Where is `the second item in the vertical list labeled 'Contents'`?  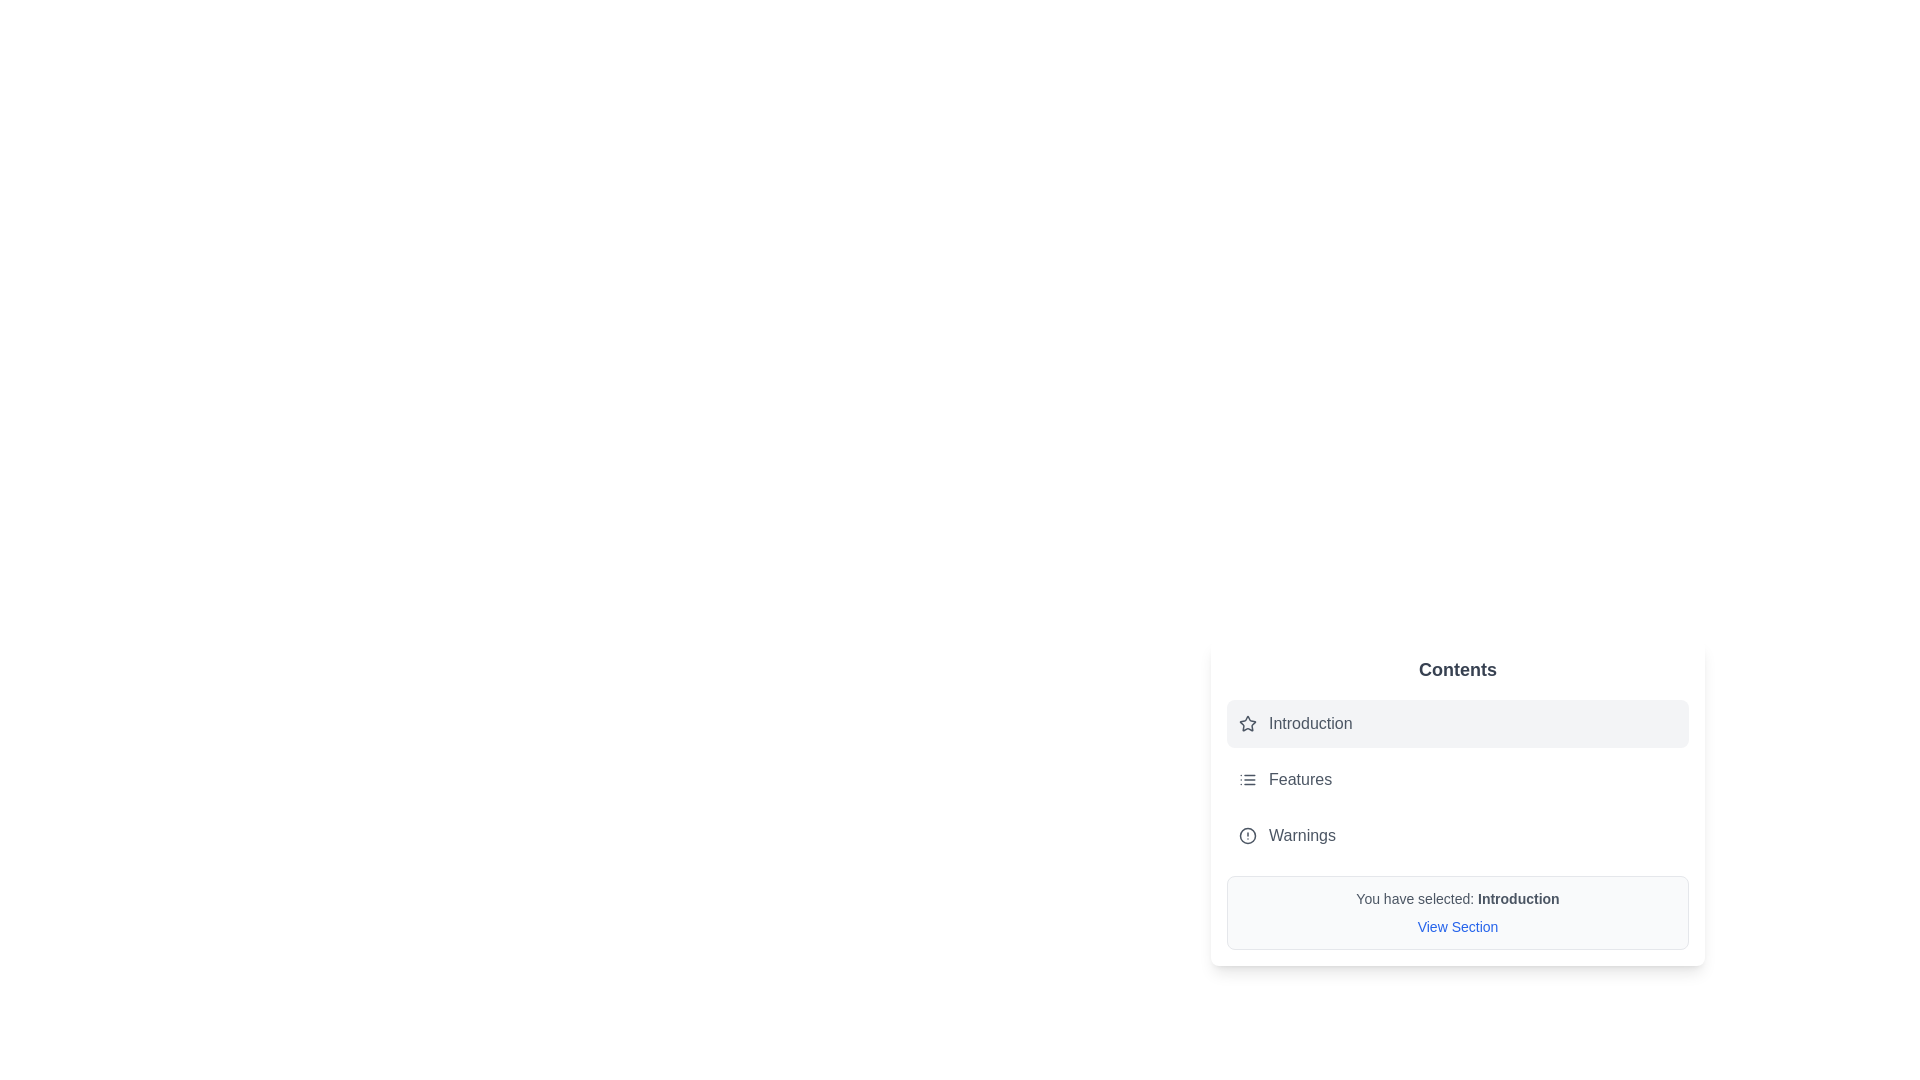
the second item in the vertical list labeled 'Contents' is located at coordinates (1458, 778).